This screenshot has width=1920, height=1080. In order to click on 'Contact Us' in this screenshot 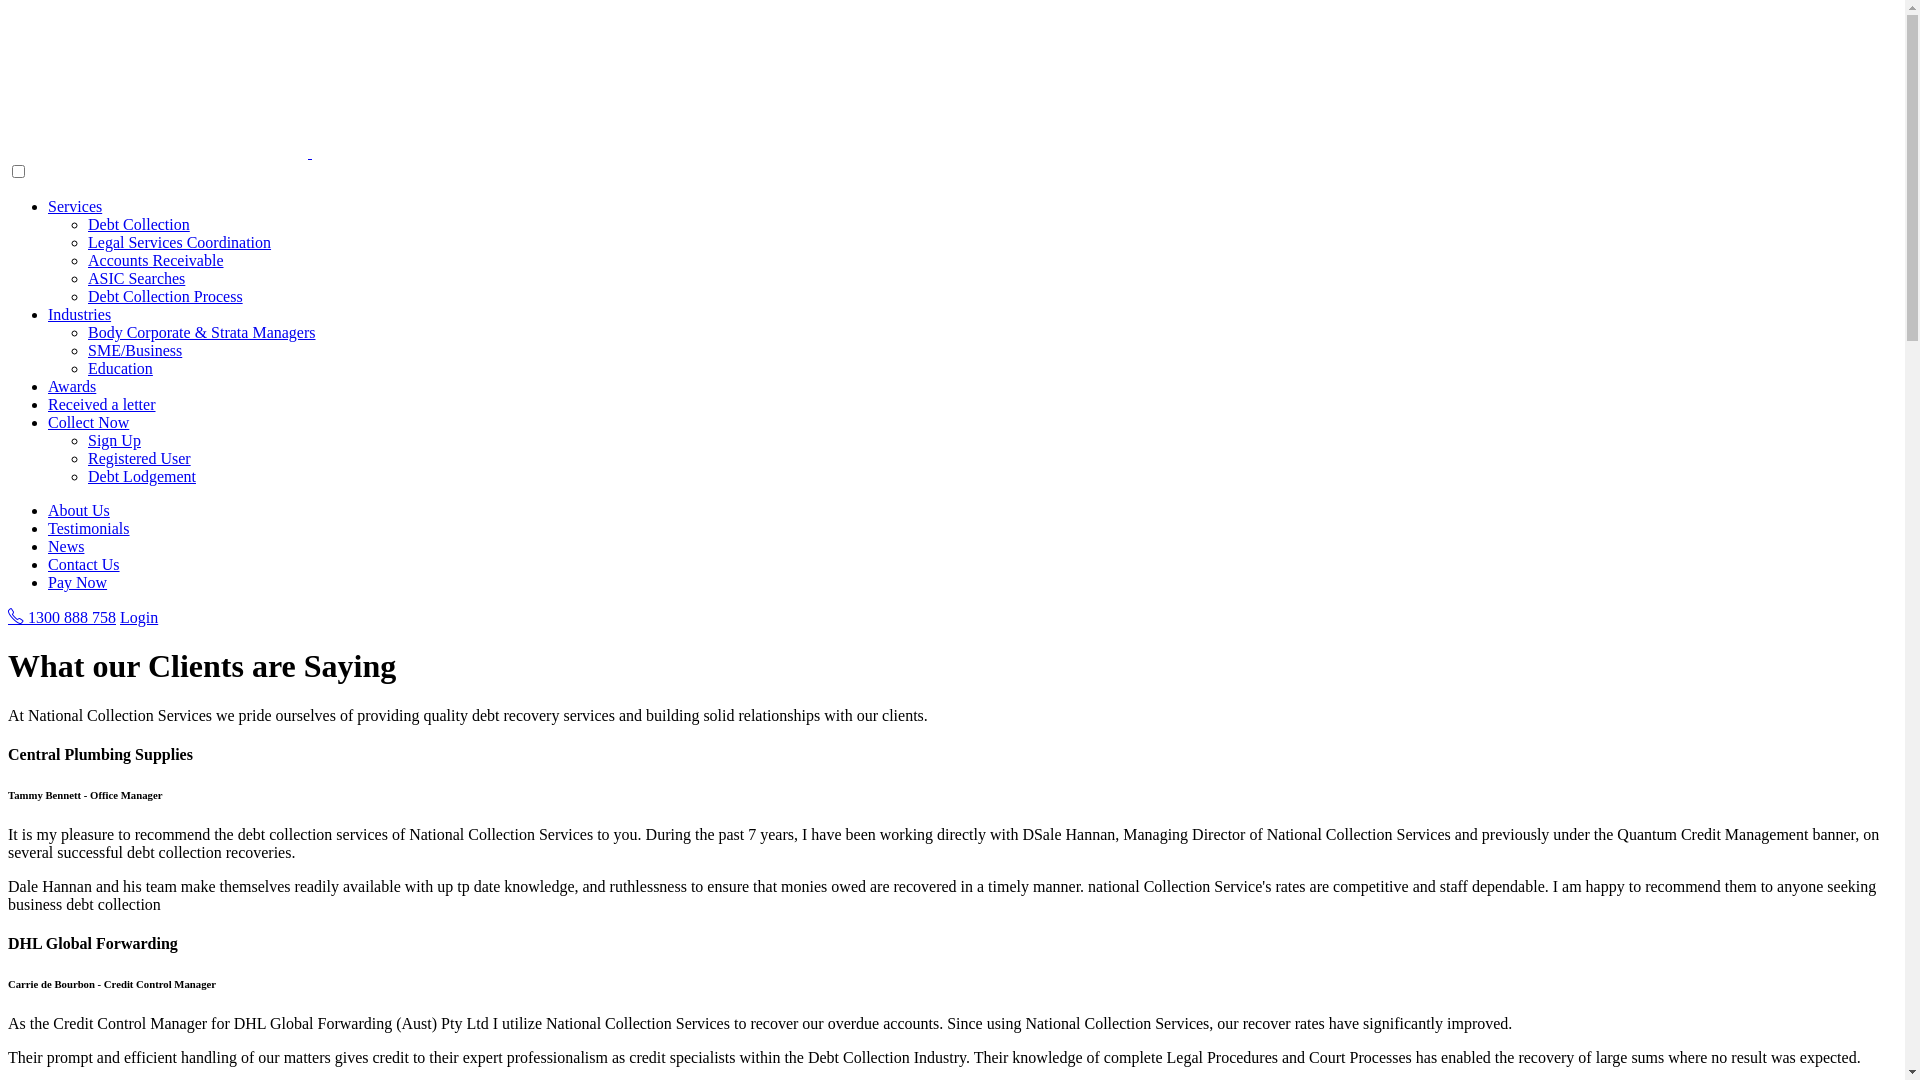, I will do `click(82, 564)`.